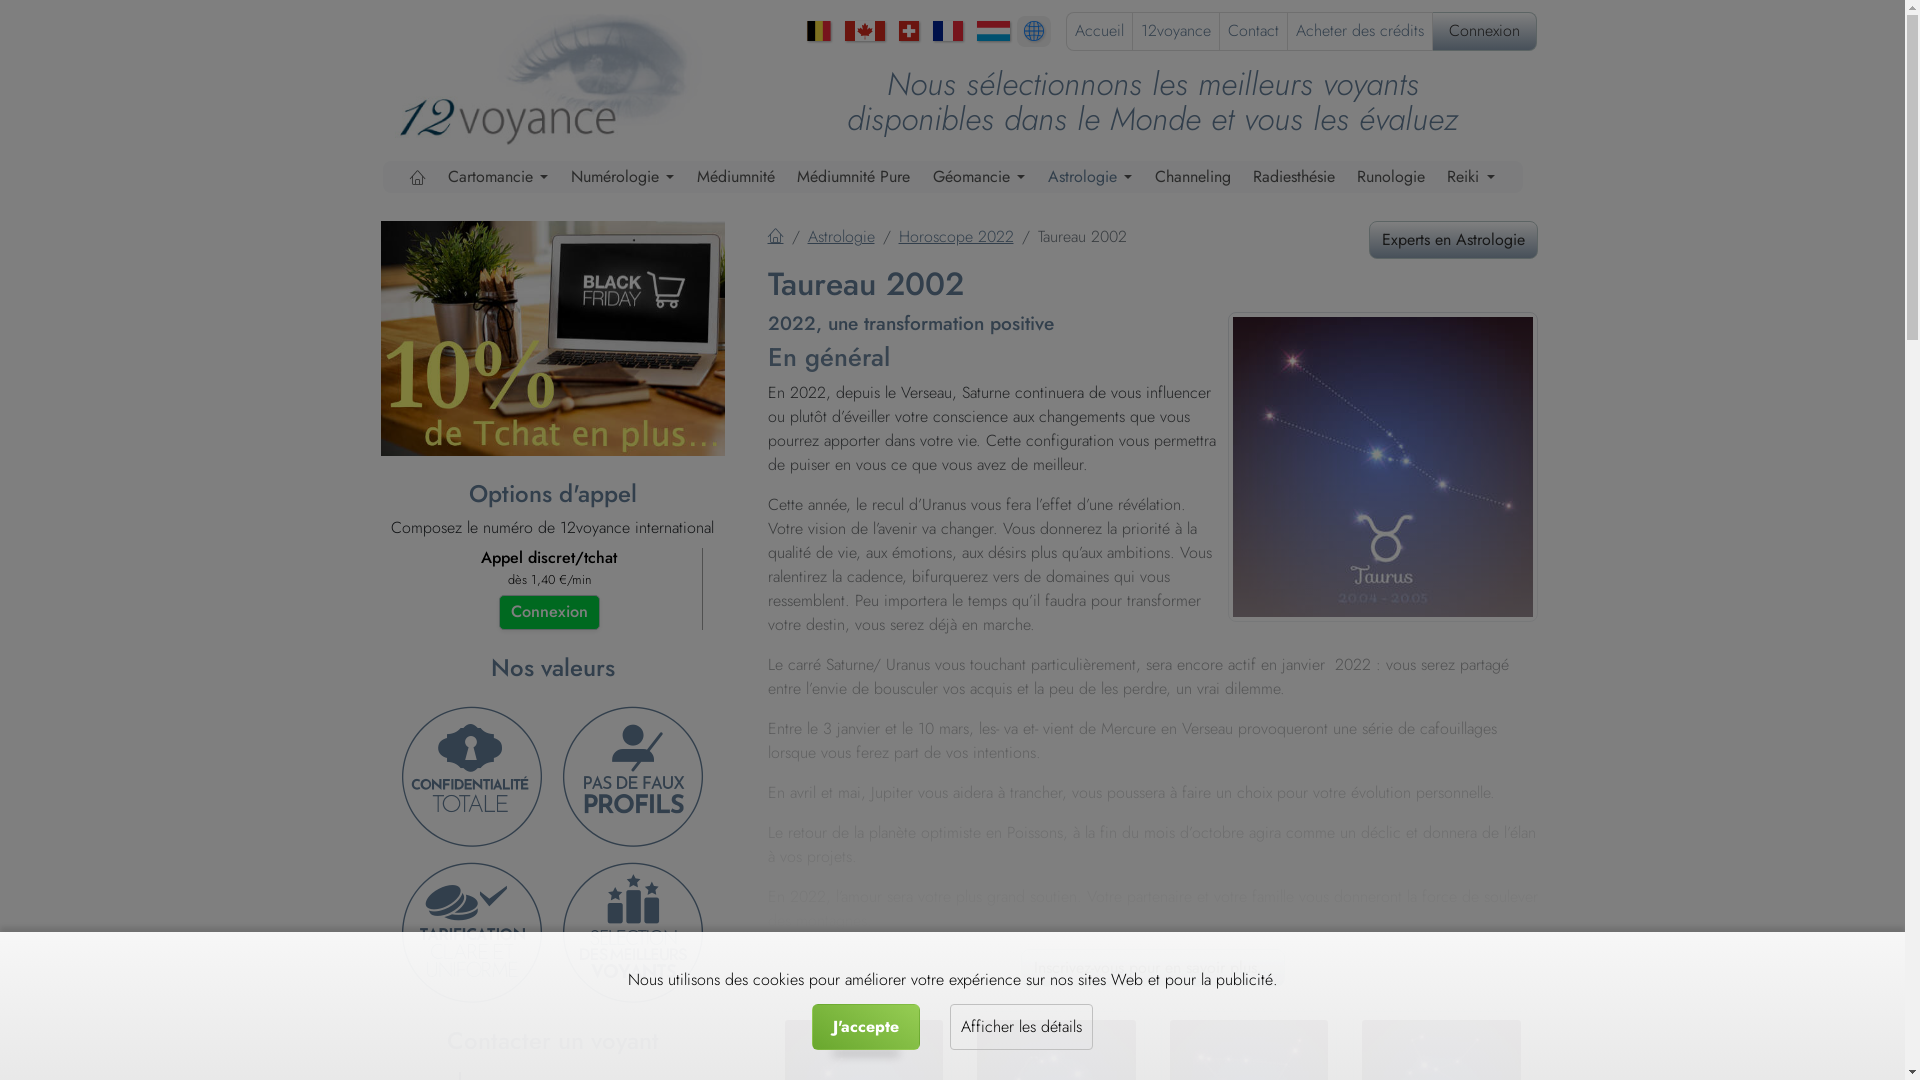  Describe the element at coordinates (1452, 238) in the screenshot. I see `'Experts en Astrologie'` at that location.